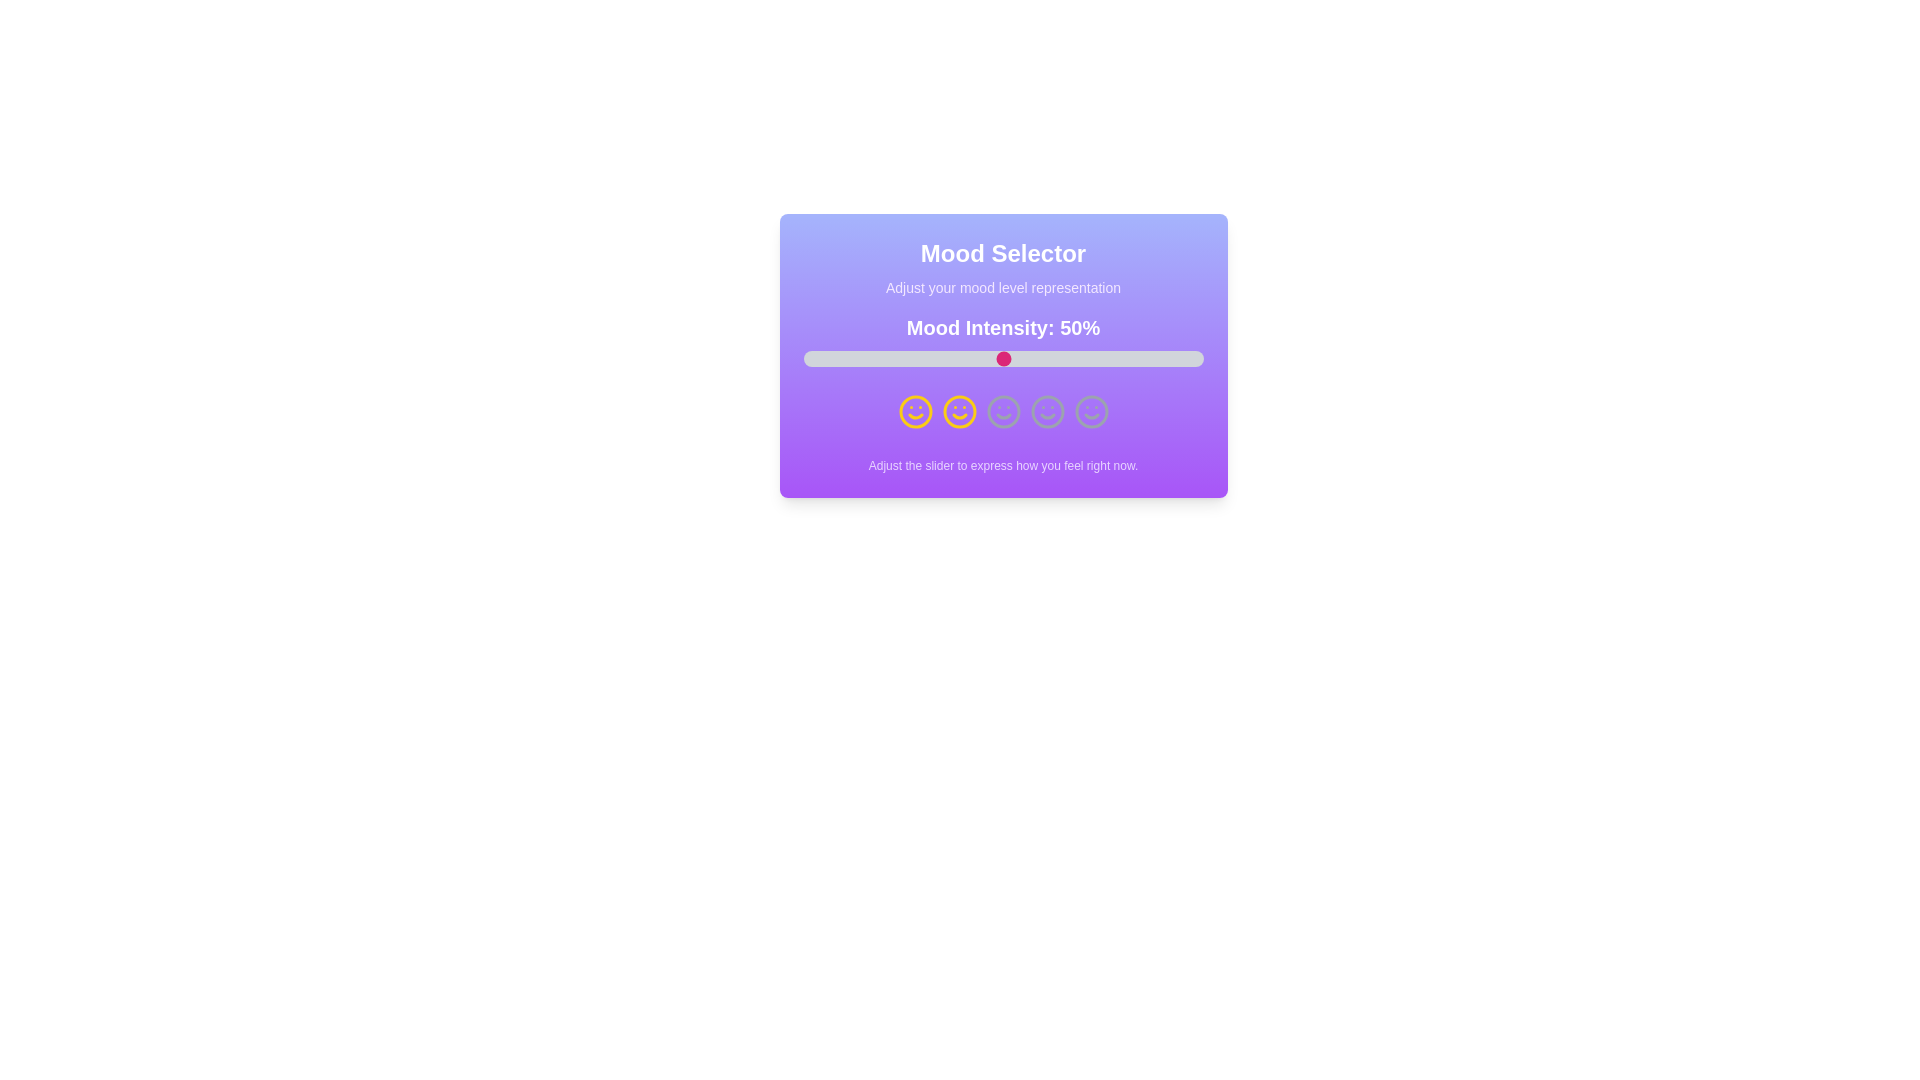  I want to click on the slider to set the mood intensity to 0%, so click(803, 357).